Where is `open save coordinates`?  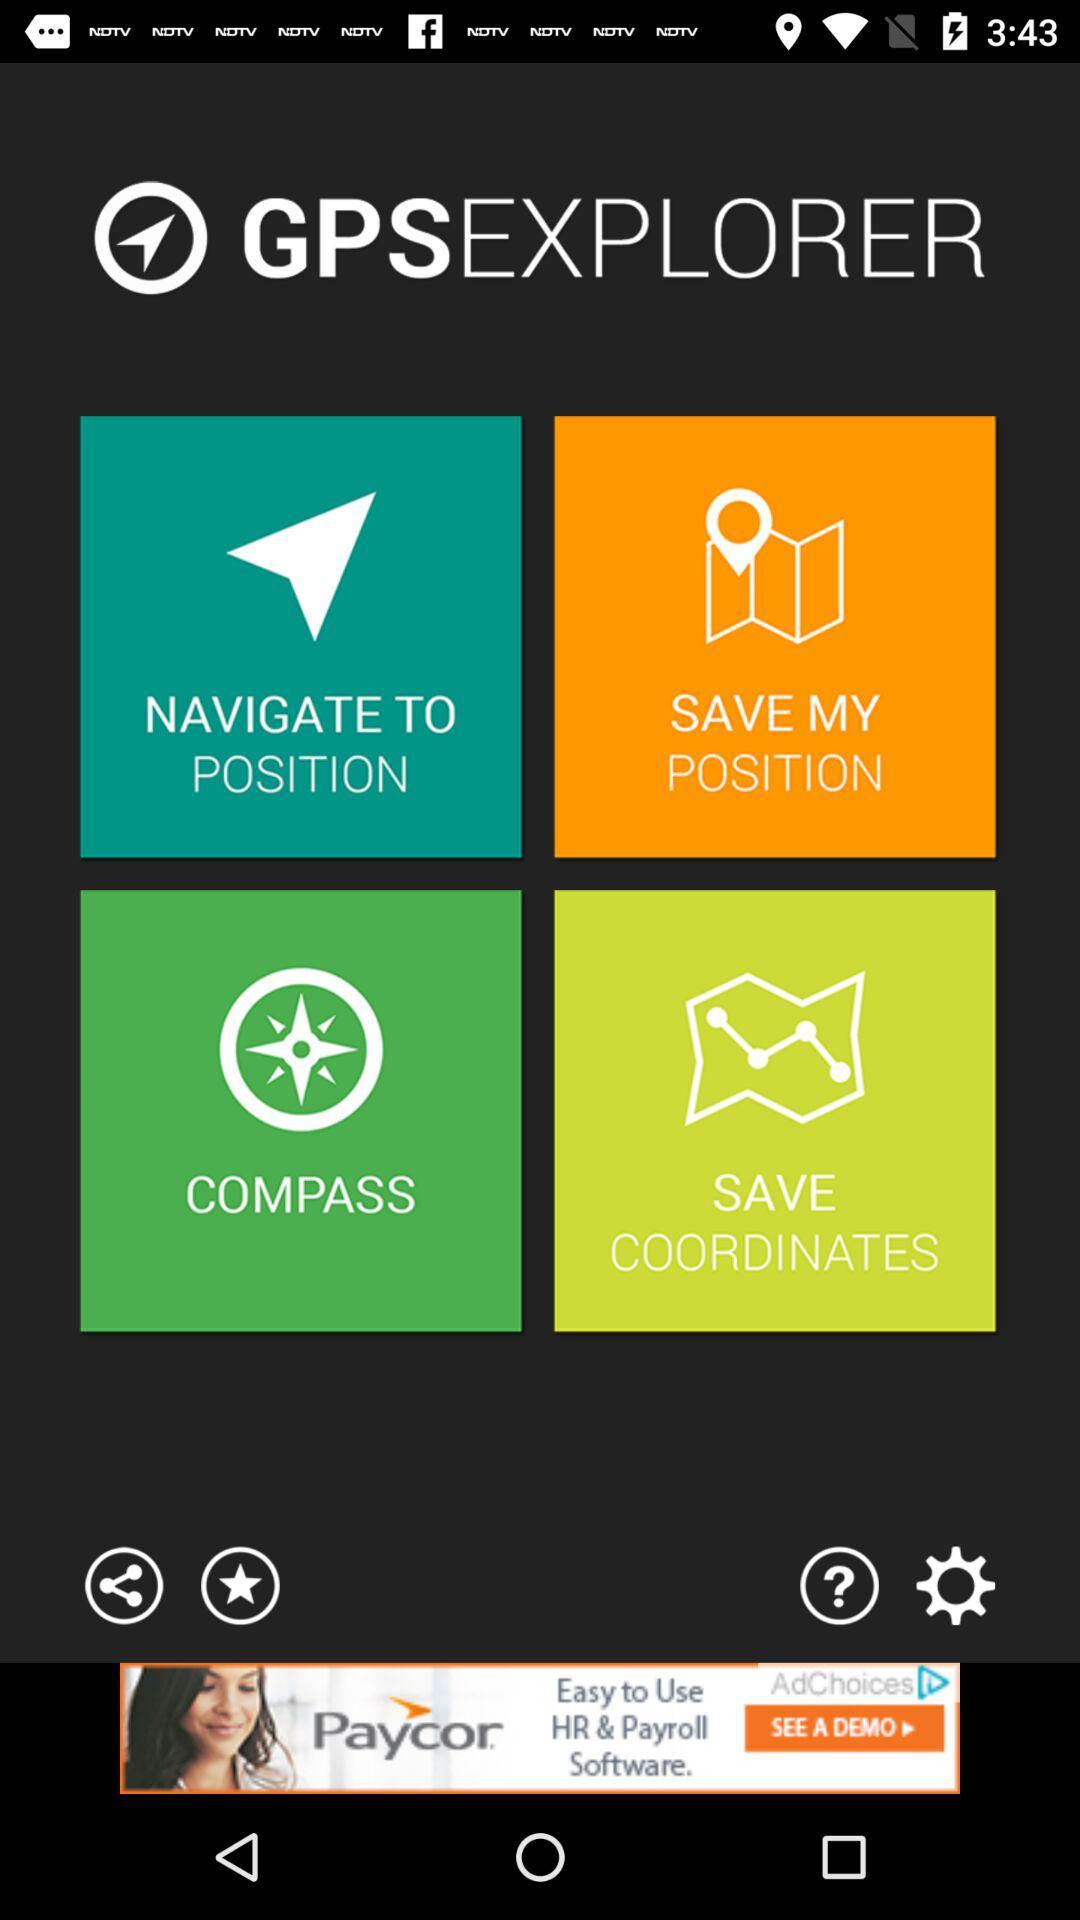
open save coordinates is located at coordinates (775, 1112).